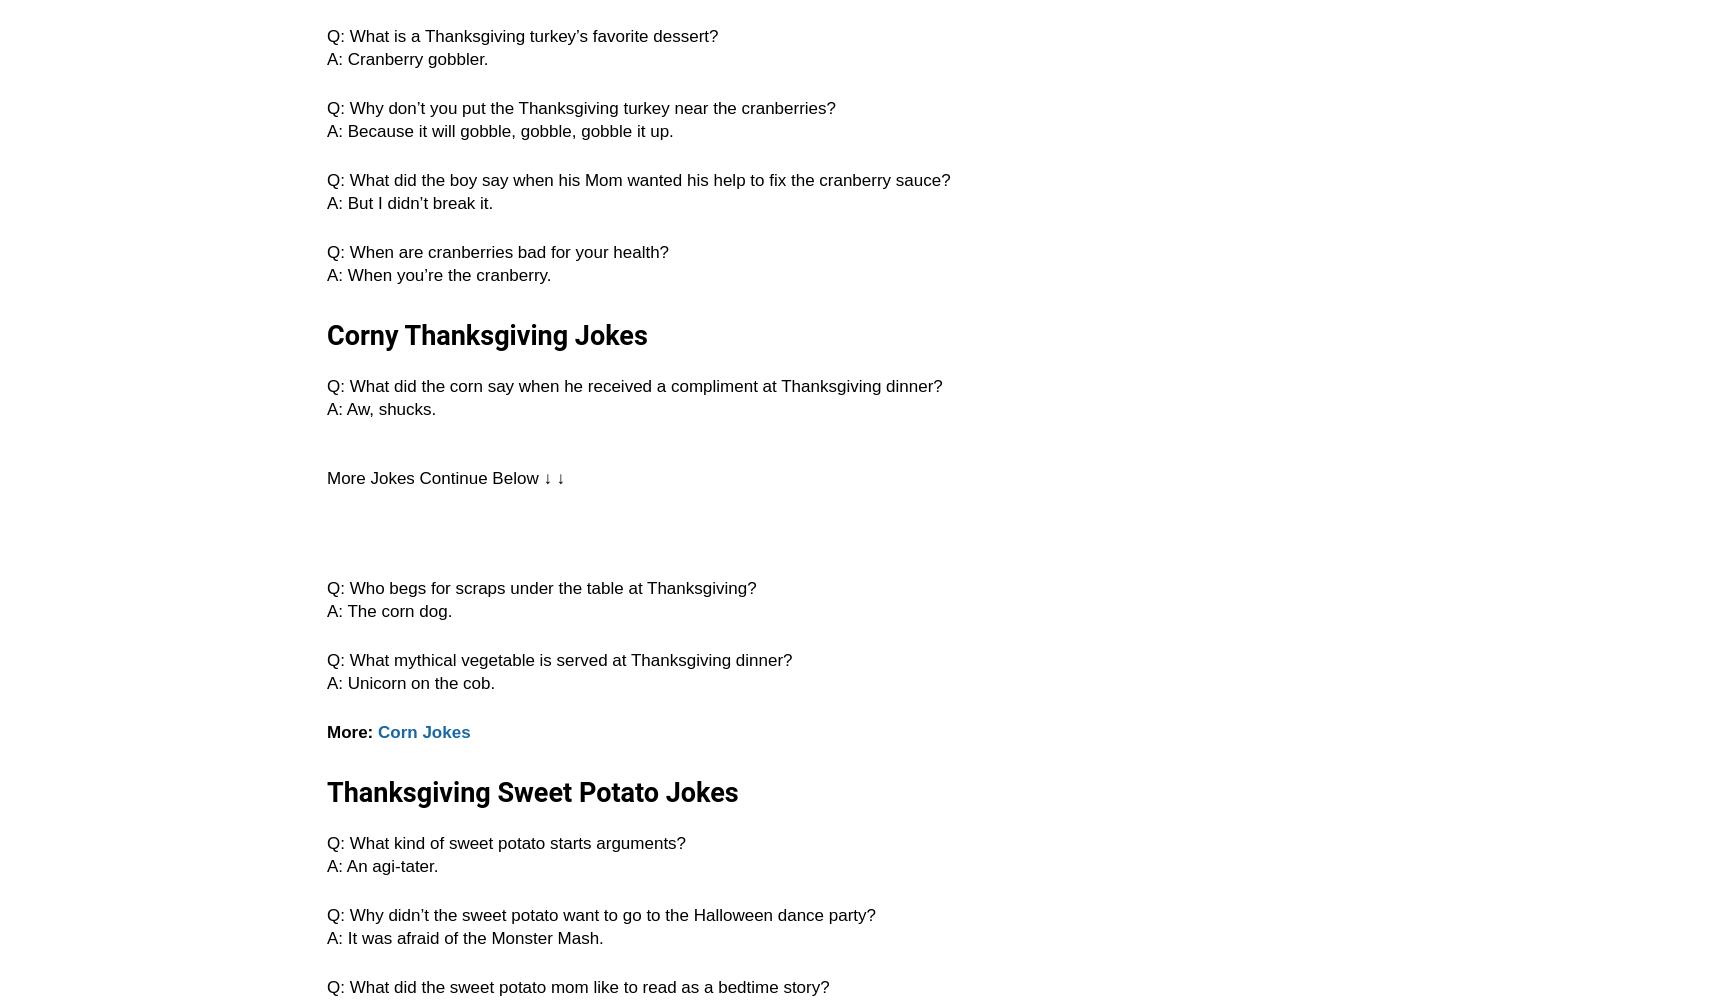 The image size is (1722, 1000). I want to click on 'Corny Thanksgiving Jokes', so click(485, 335).